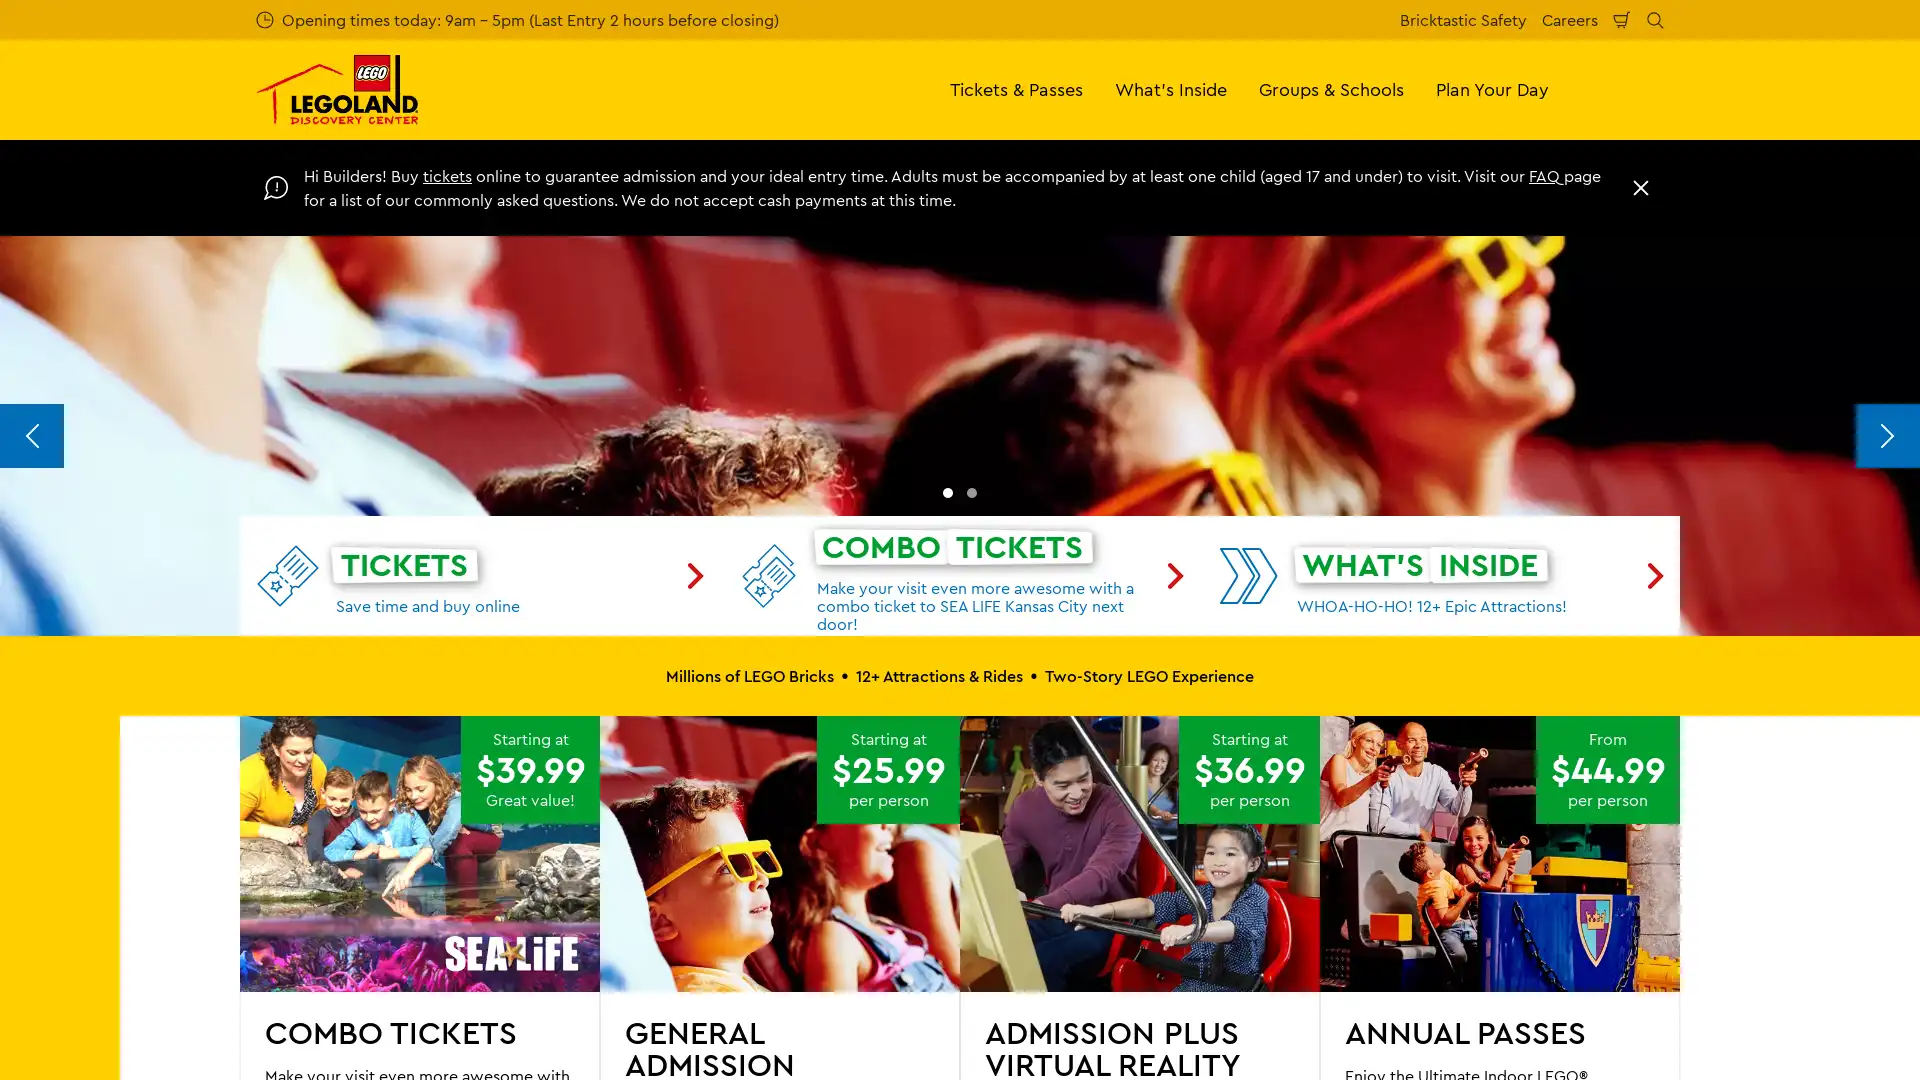  I want to click on Search, so click(1655, 19).